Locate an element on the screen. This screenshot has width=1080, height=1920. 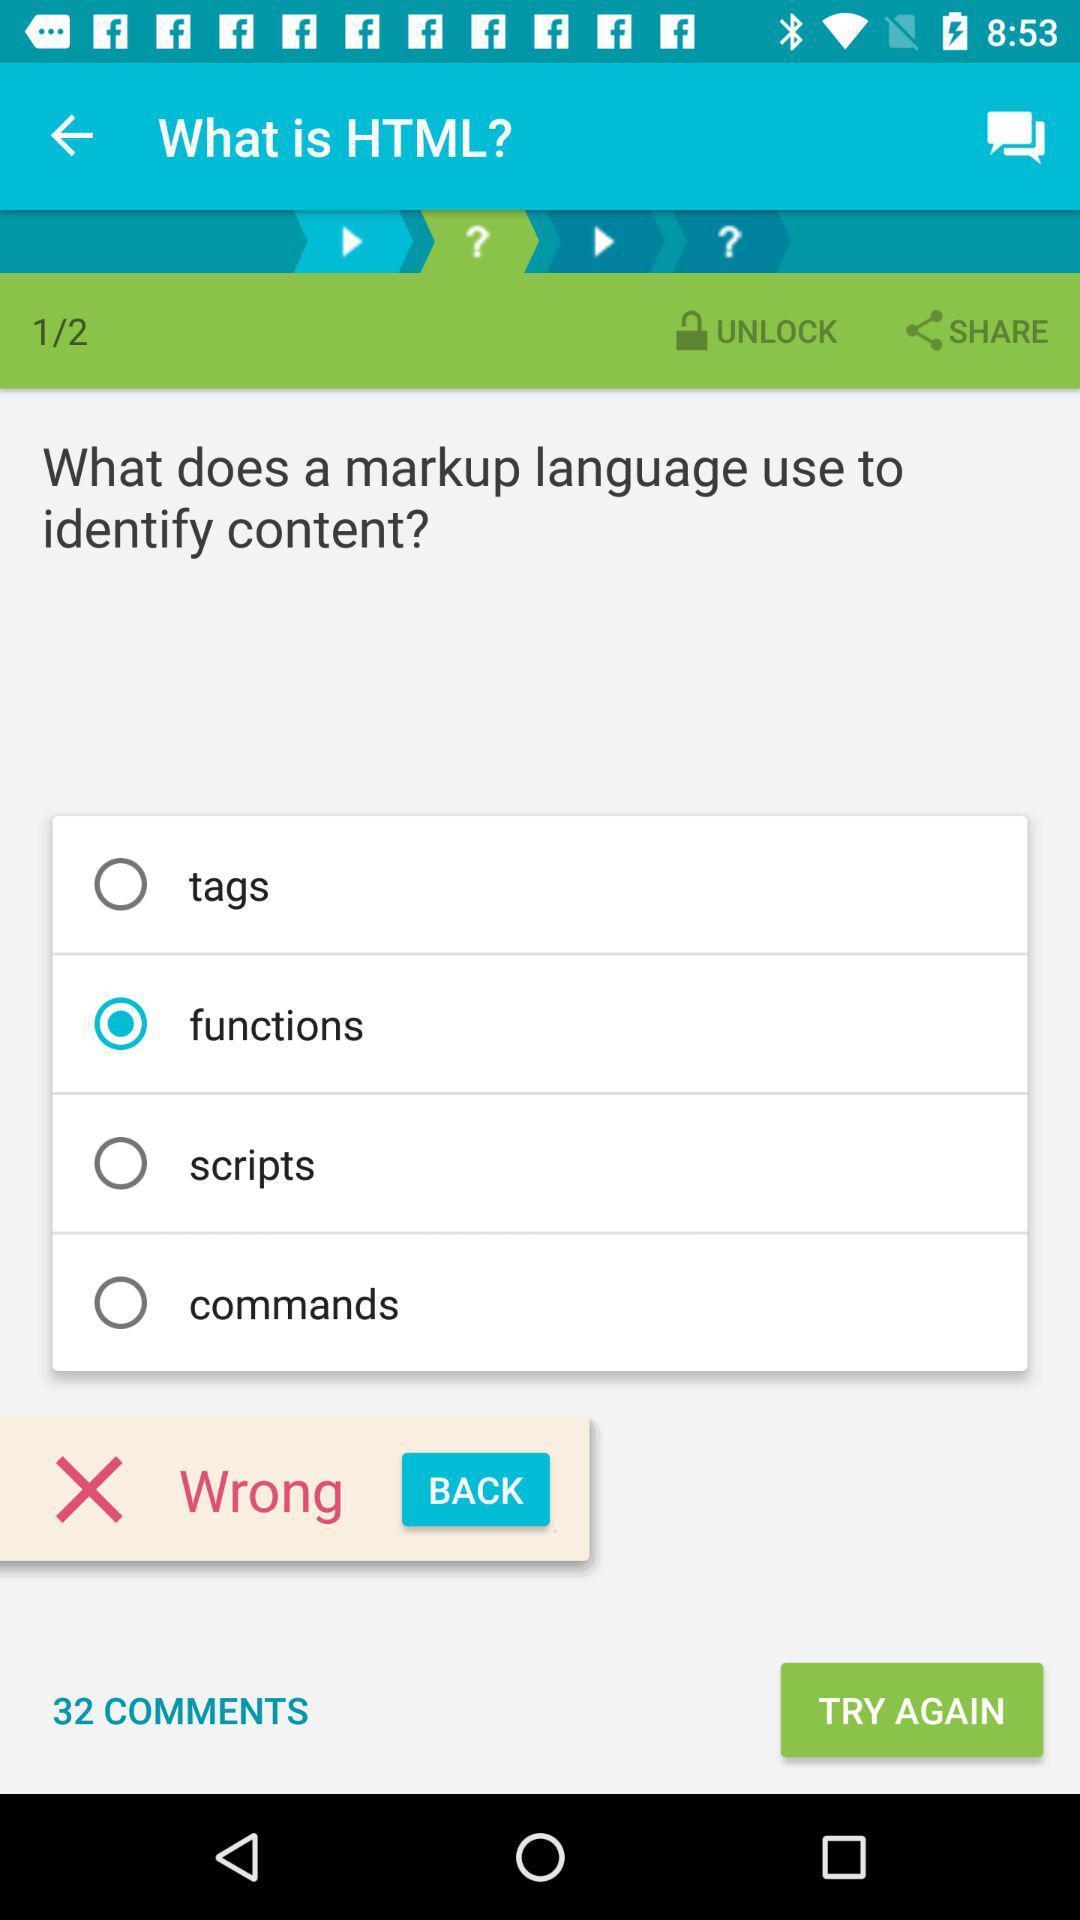
icon to the left of try again is located at coordinates (180, 1708).